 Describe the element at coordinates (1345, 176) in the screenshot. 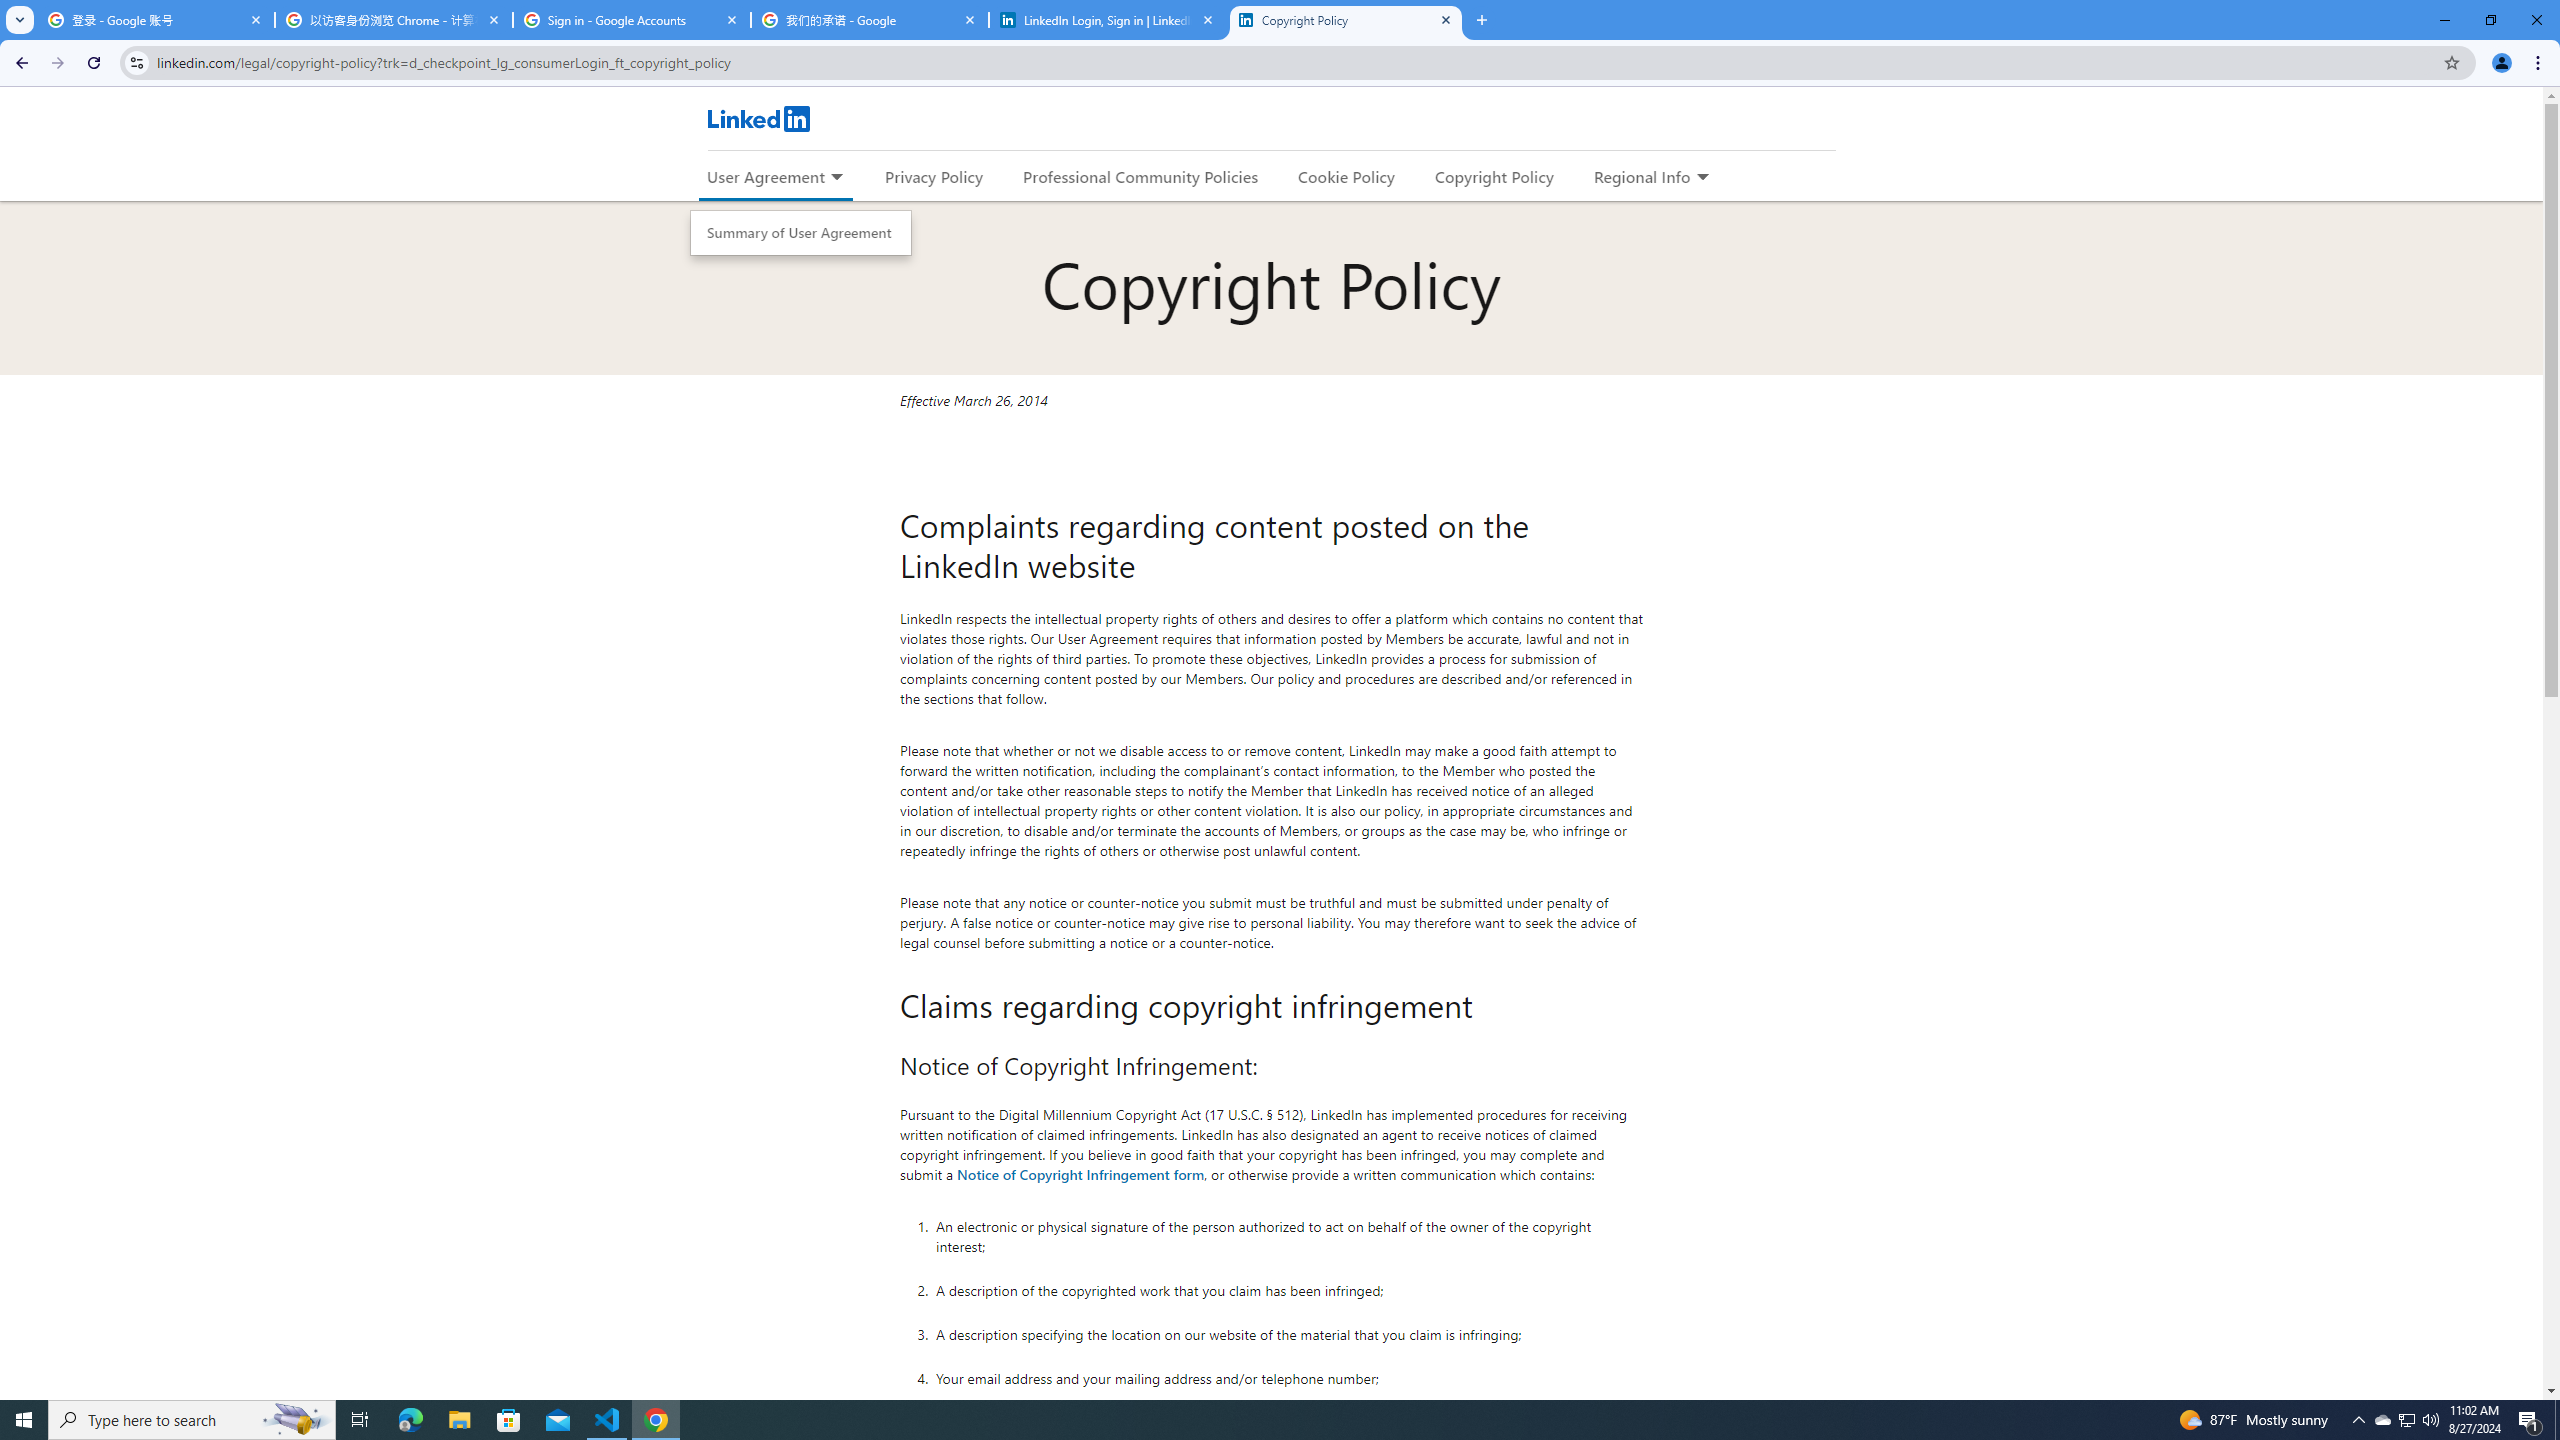

I see `'Cookie Policy'` at that location.